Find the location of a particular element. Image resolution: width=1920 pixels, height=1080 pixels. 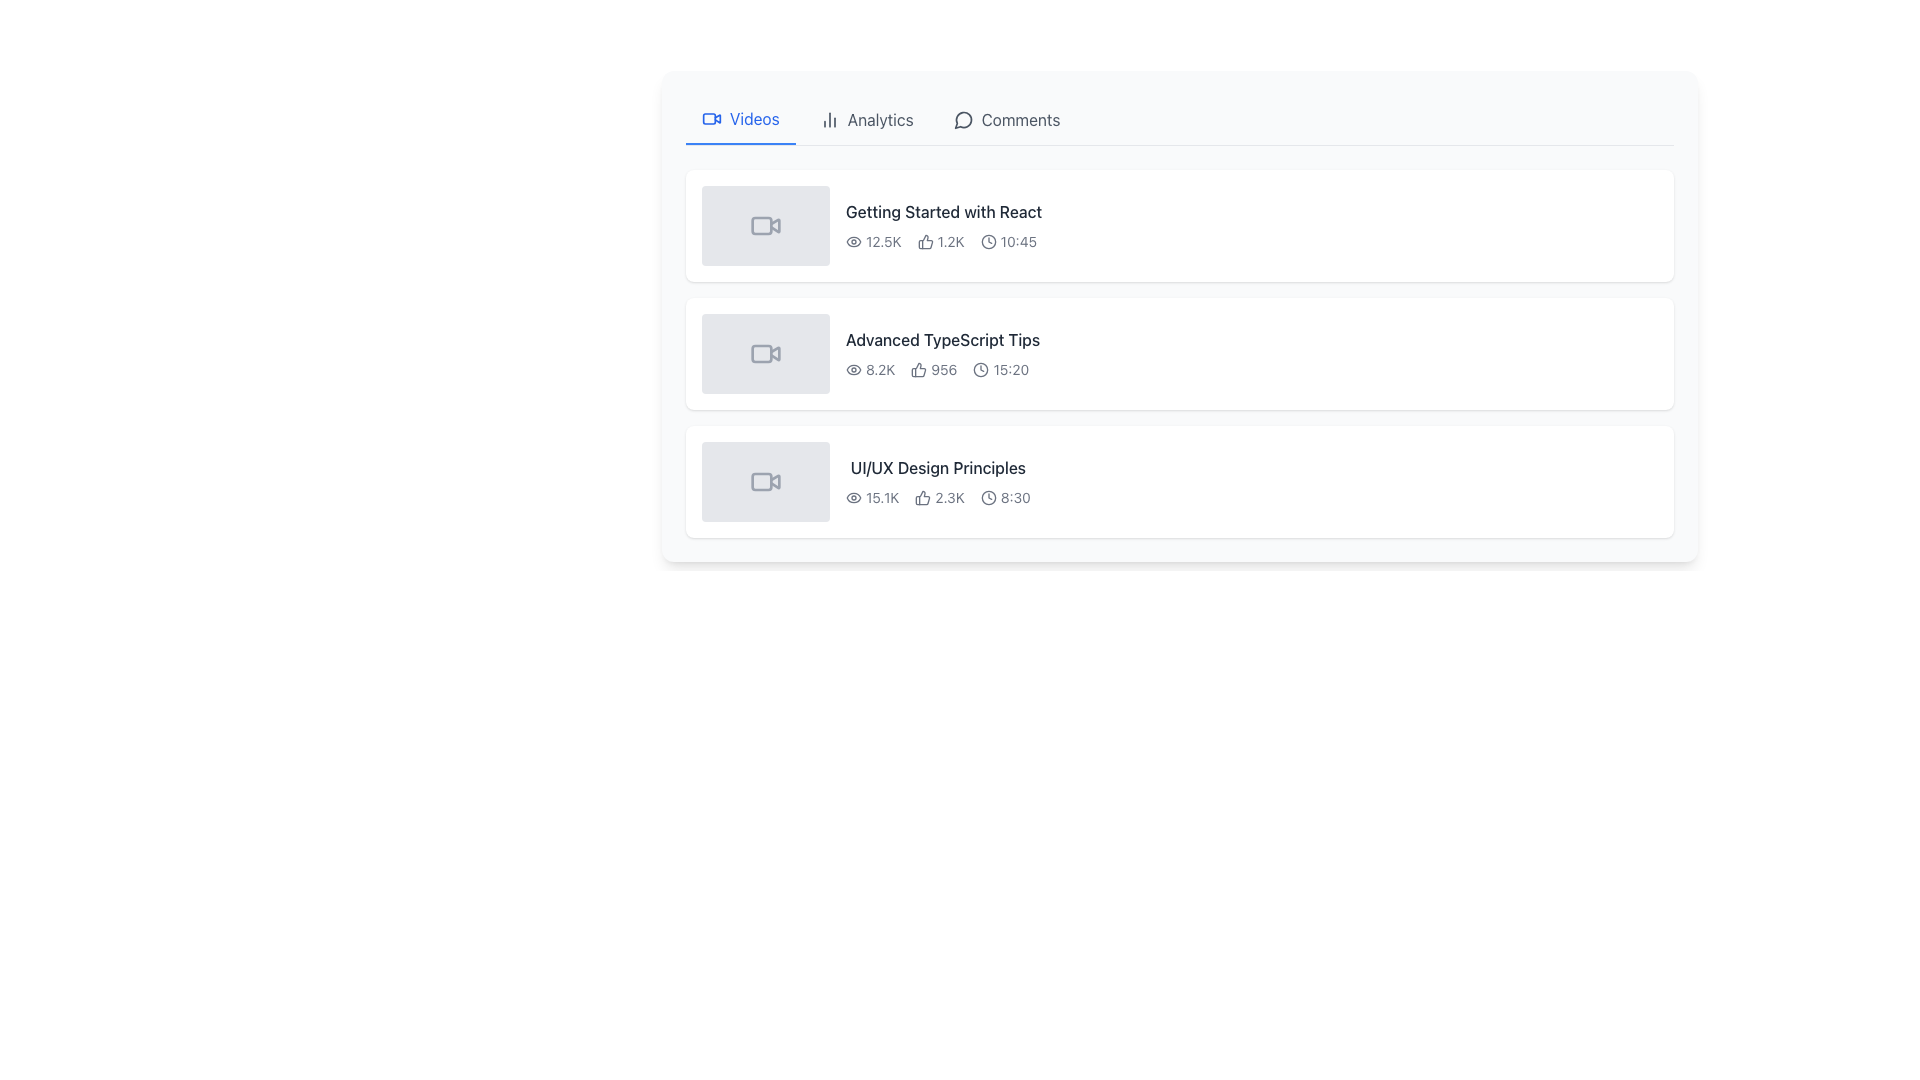

the vertically aligned bar chart icon located to the left of the 'Analytics' text label is located at coordinates (829, 119).